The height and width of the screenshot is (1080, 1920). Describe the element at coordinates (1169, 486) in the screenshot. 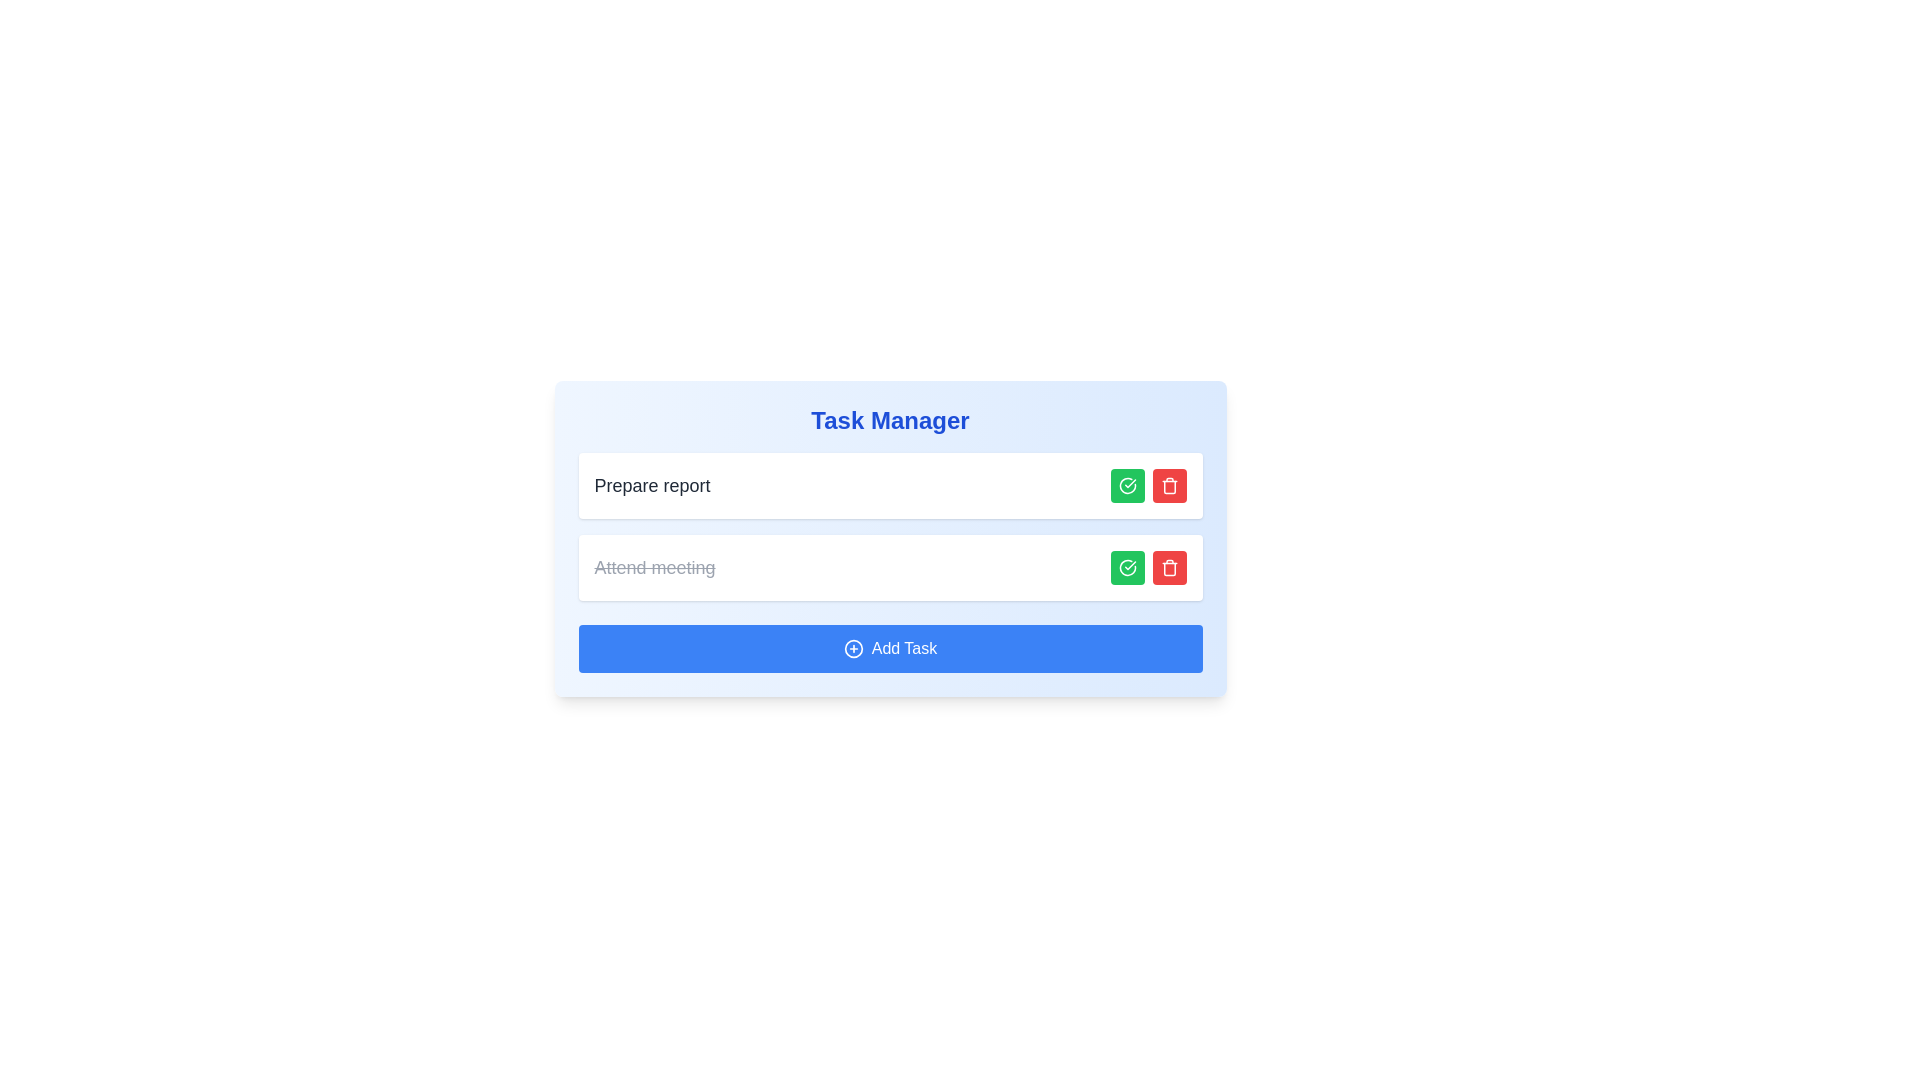

I see `the delete icon button located to the far right of the 'Prepare report' task entry` at that location.